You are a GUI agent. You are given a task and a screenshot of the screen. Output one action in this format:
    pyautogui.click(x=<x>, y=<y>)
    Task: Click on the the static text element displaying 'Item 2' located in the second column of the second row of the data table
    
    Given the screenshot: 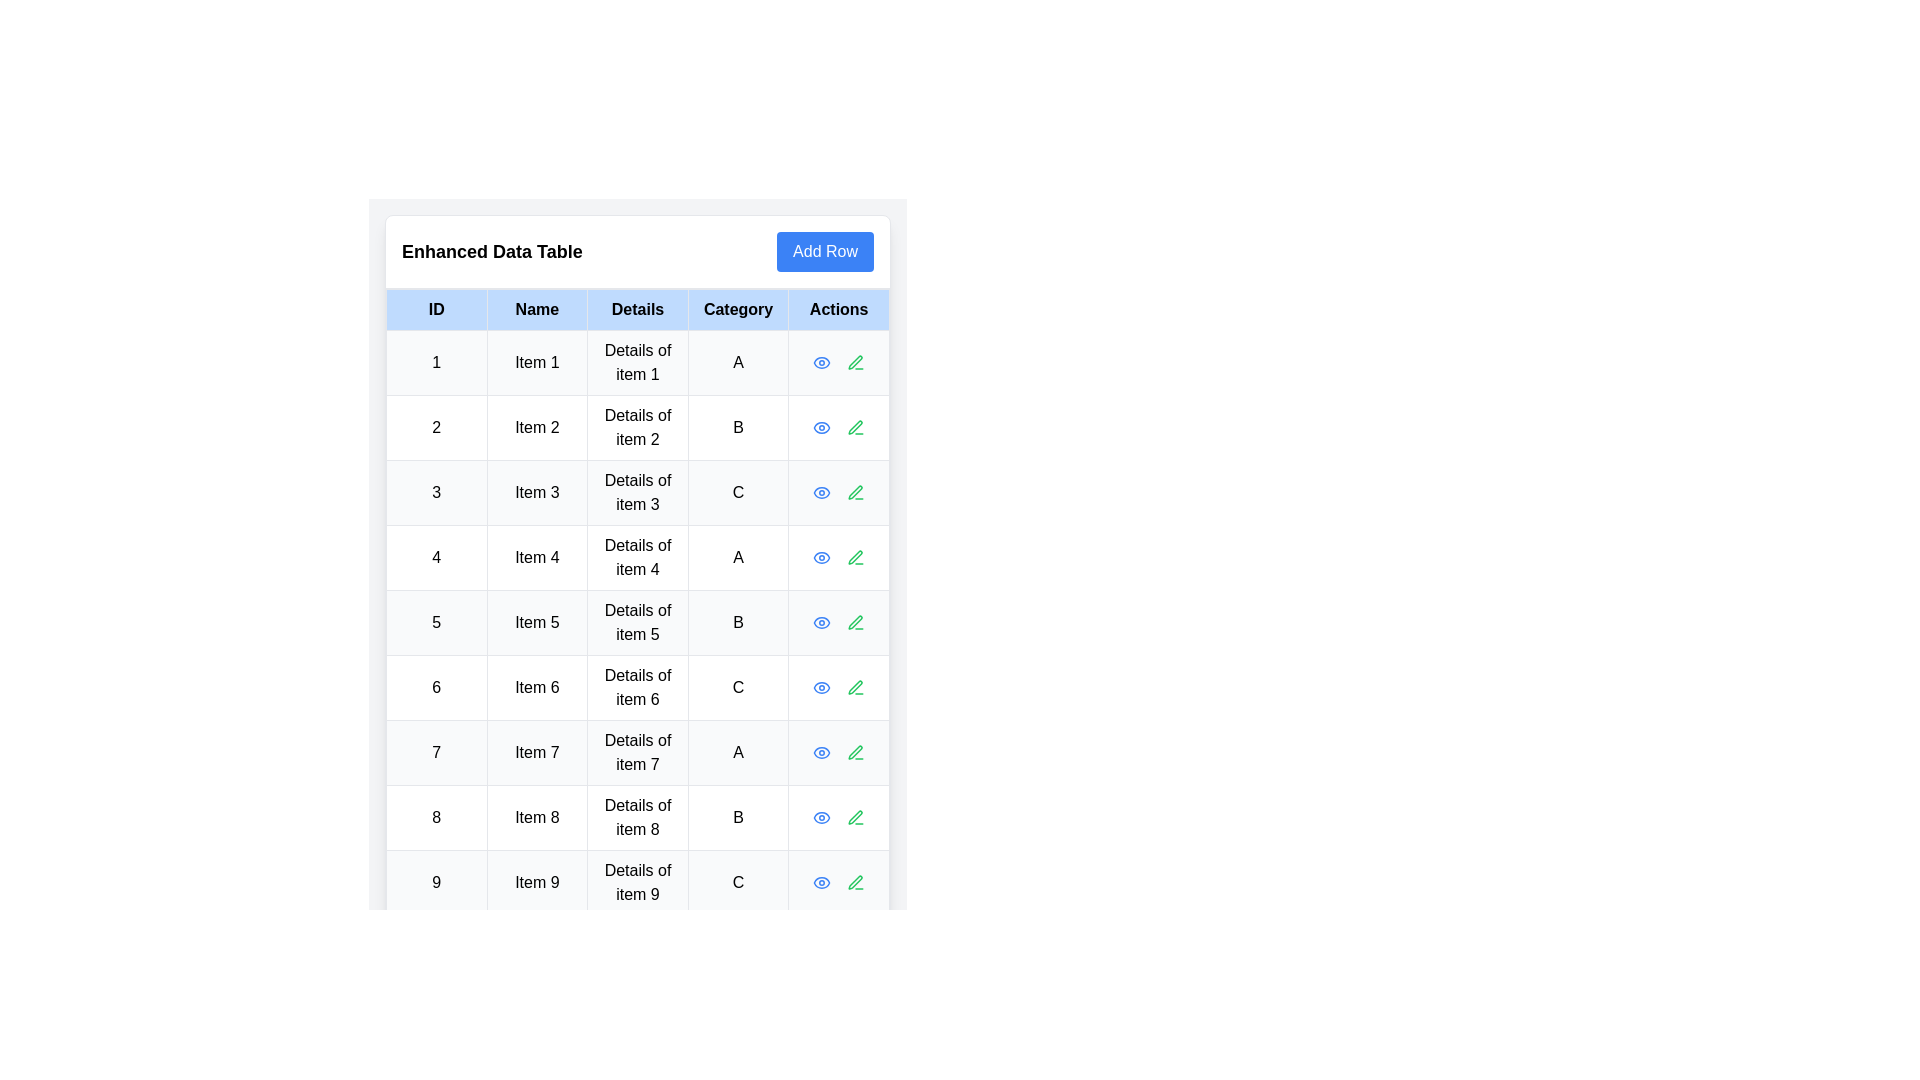 What is the action you would take?
    pyautogui.click(x=537, y=427)
    